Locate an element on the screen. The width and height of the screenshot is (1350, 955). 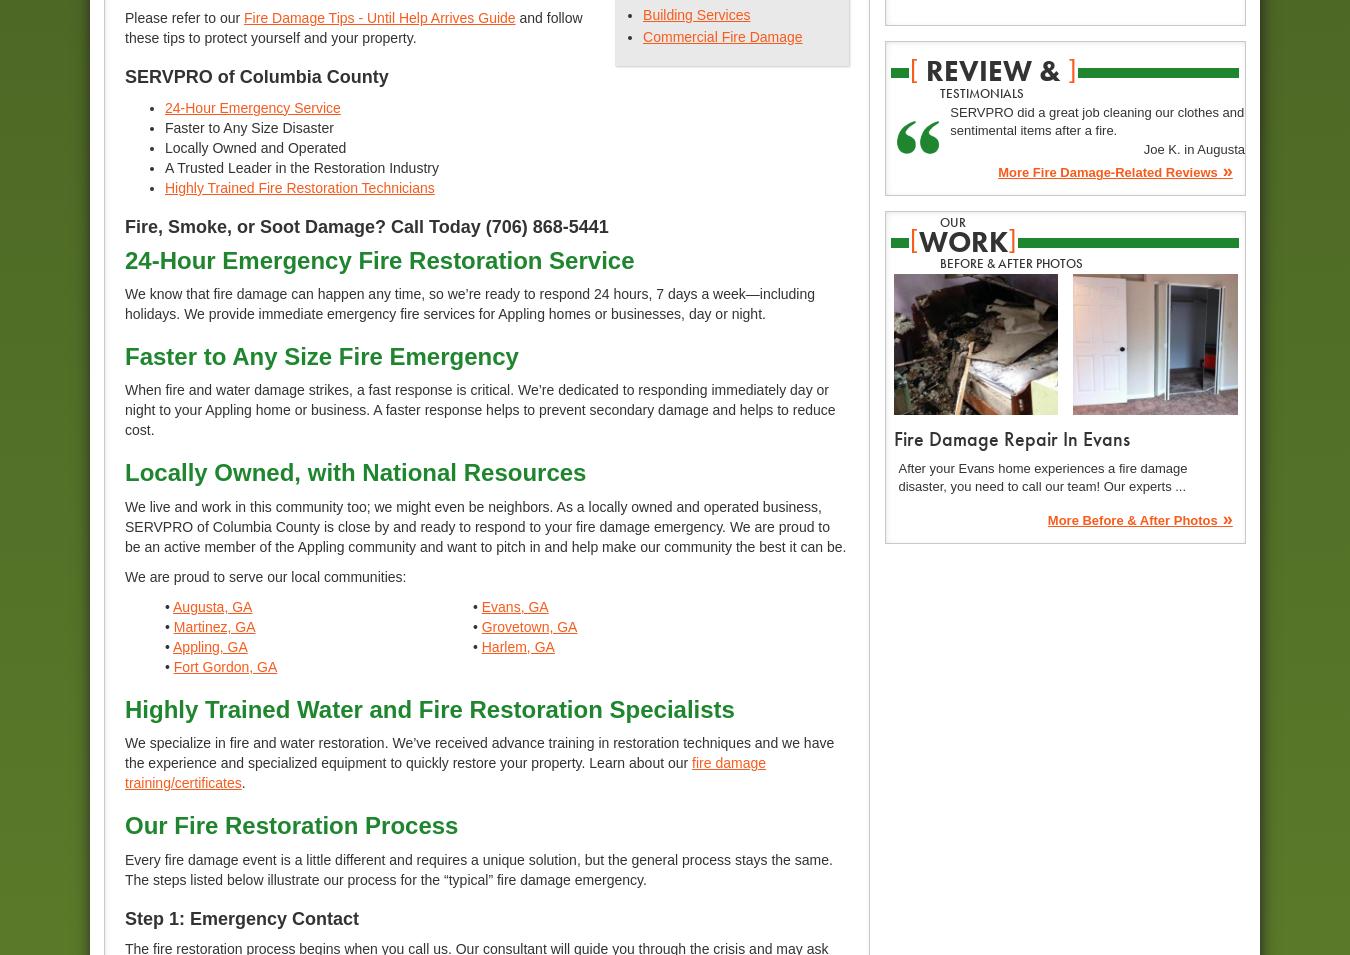
'Grovetown, GA' is located at coordinates (528, 626).